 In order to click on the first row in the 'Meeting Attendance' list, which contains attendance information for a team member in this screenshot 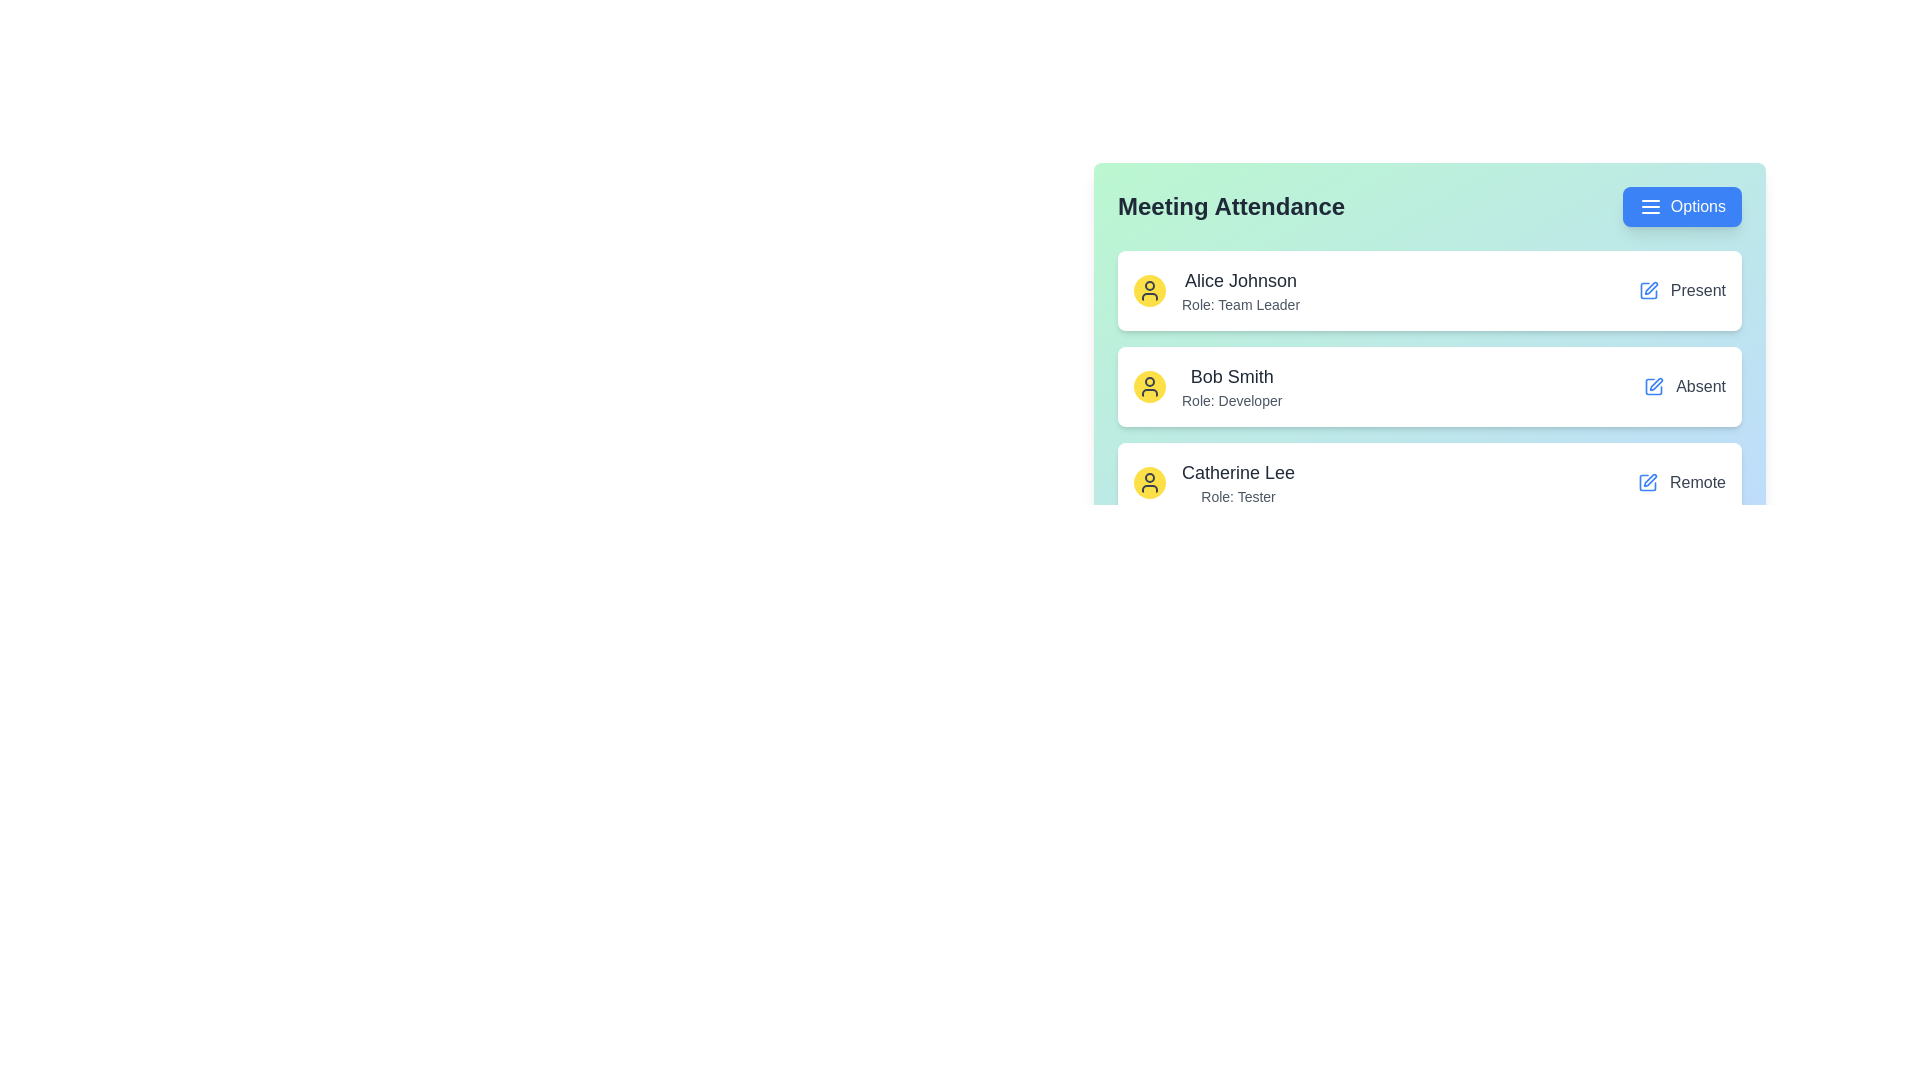, I will do `click(1429, 290)`.